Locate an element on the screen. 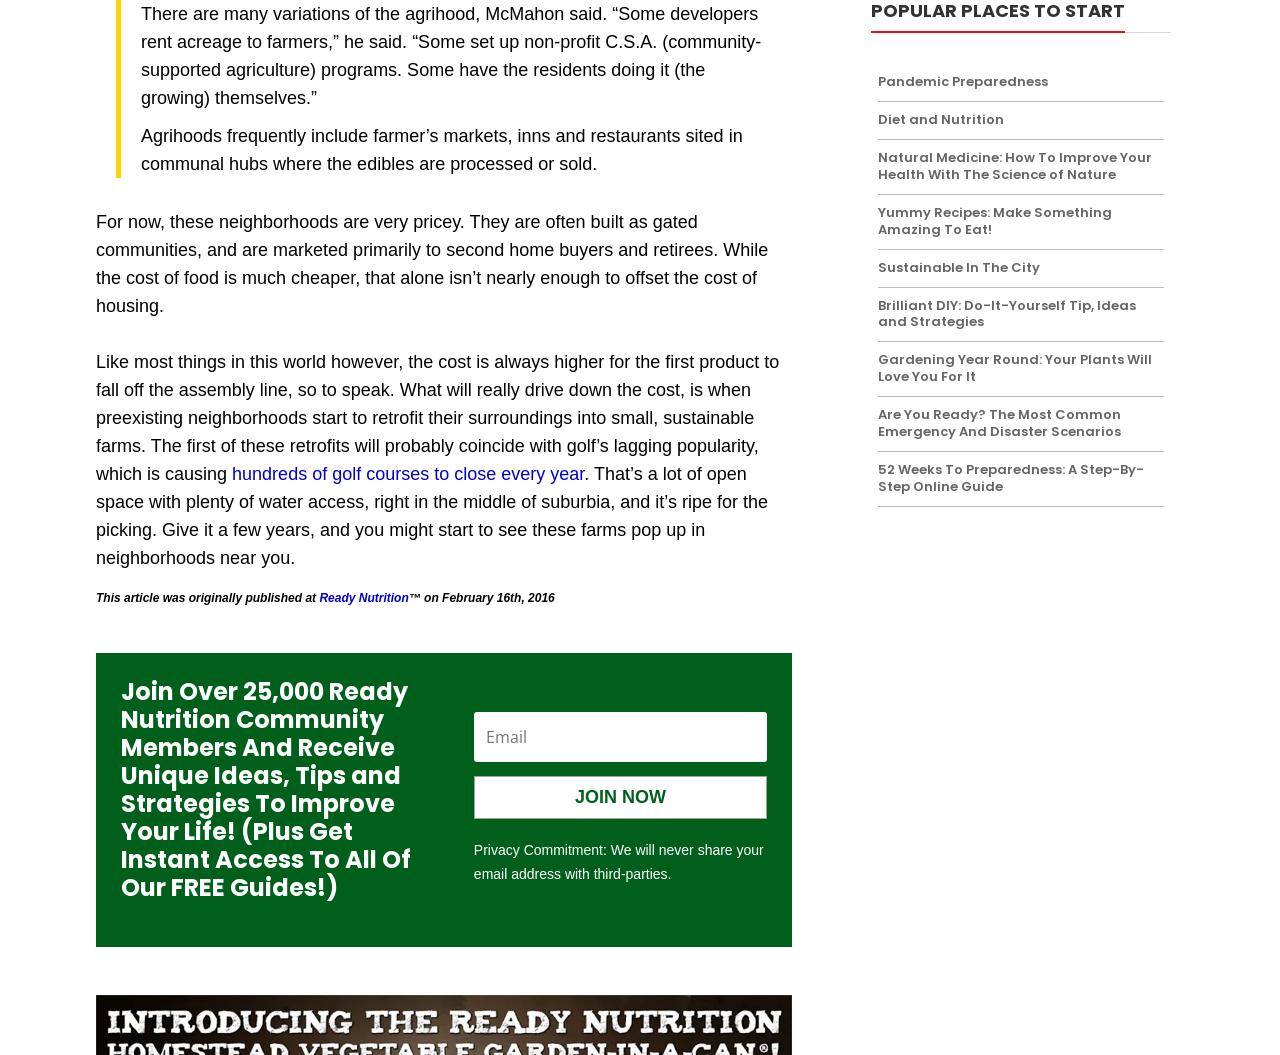  'Brilliant DIY: Do-It-Yourself Tip, Ideas and Strategies' is located at coordinates (1005, 312).